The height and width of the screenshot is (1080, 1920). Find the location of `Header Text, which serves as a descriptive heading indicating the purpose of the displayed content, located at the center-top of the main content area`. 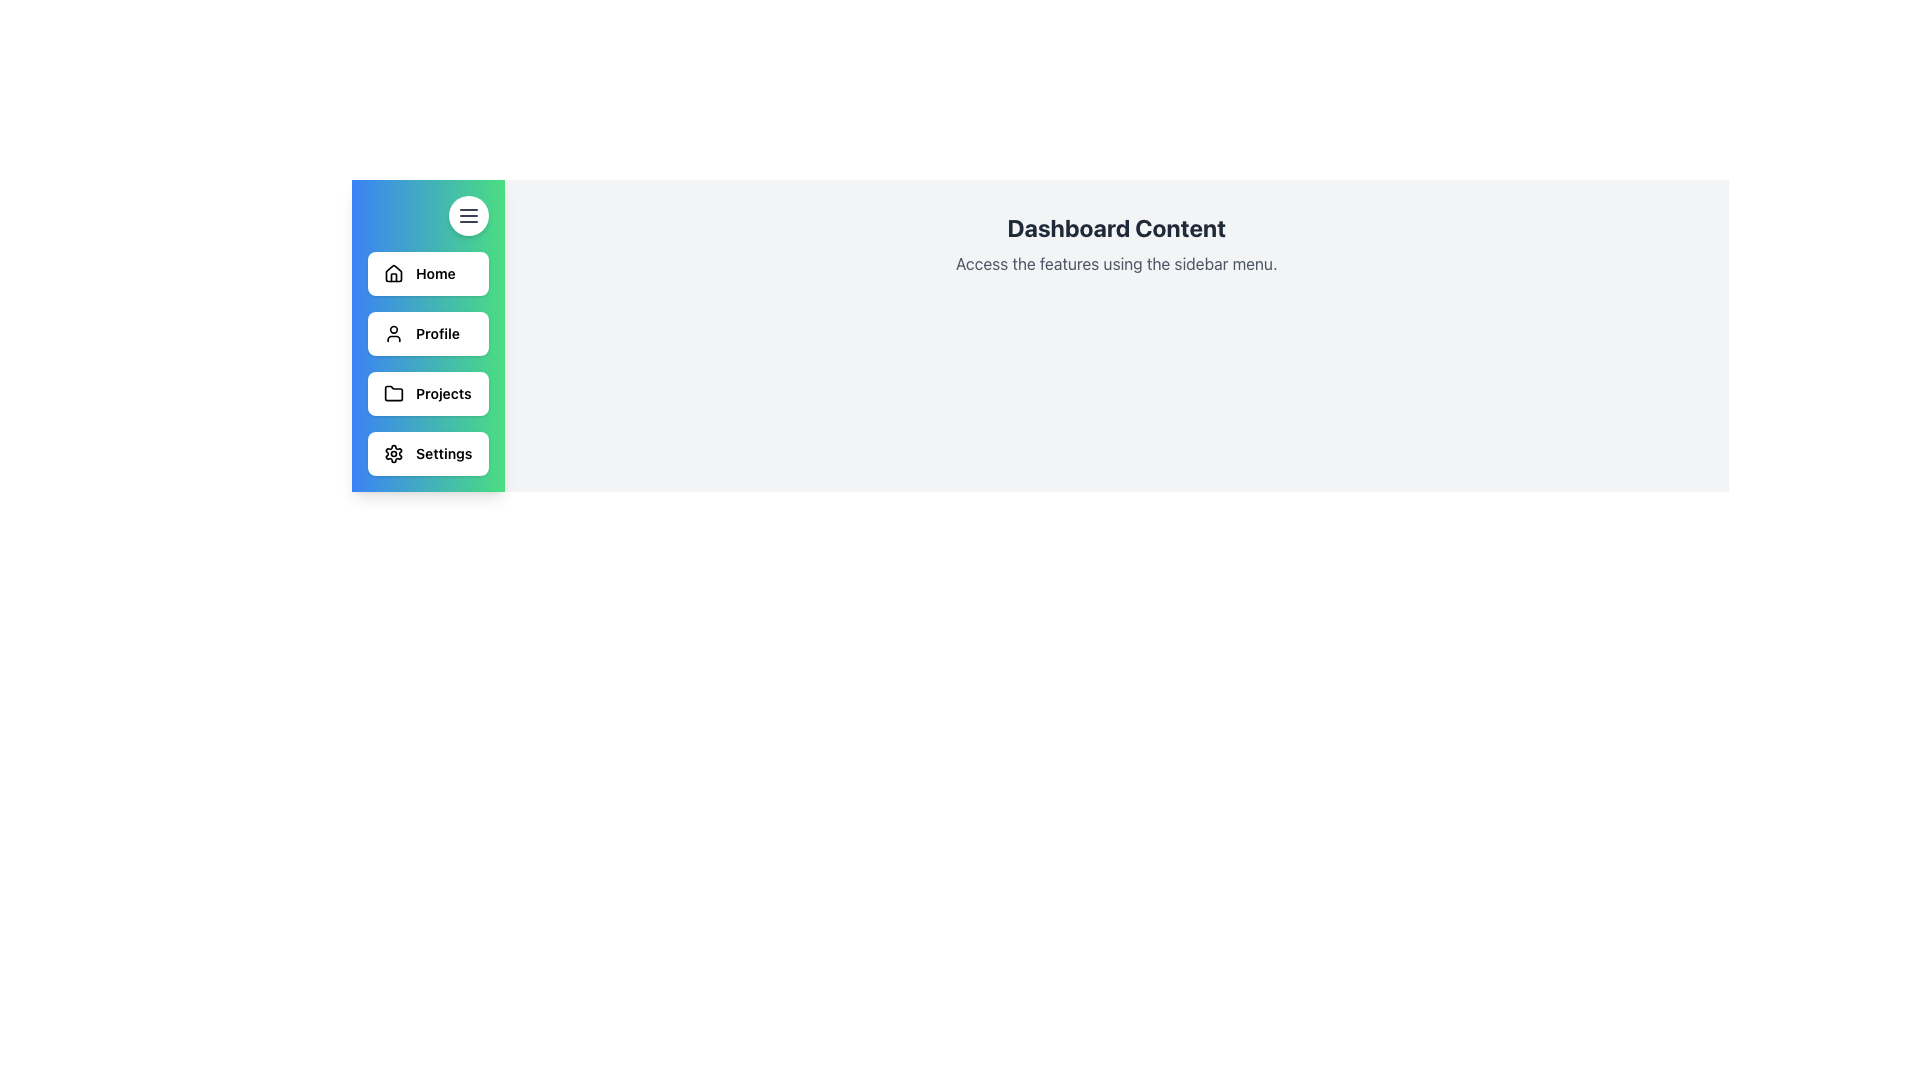

Header Text, which serves as a descriptive heading indicating the purpose of the displayed content, located at the center-top of the main content area is located at coordinates (1115, 226).